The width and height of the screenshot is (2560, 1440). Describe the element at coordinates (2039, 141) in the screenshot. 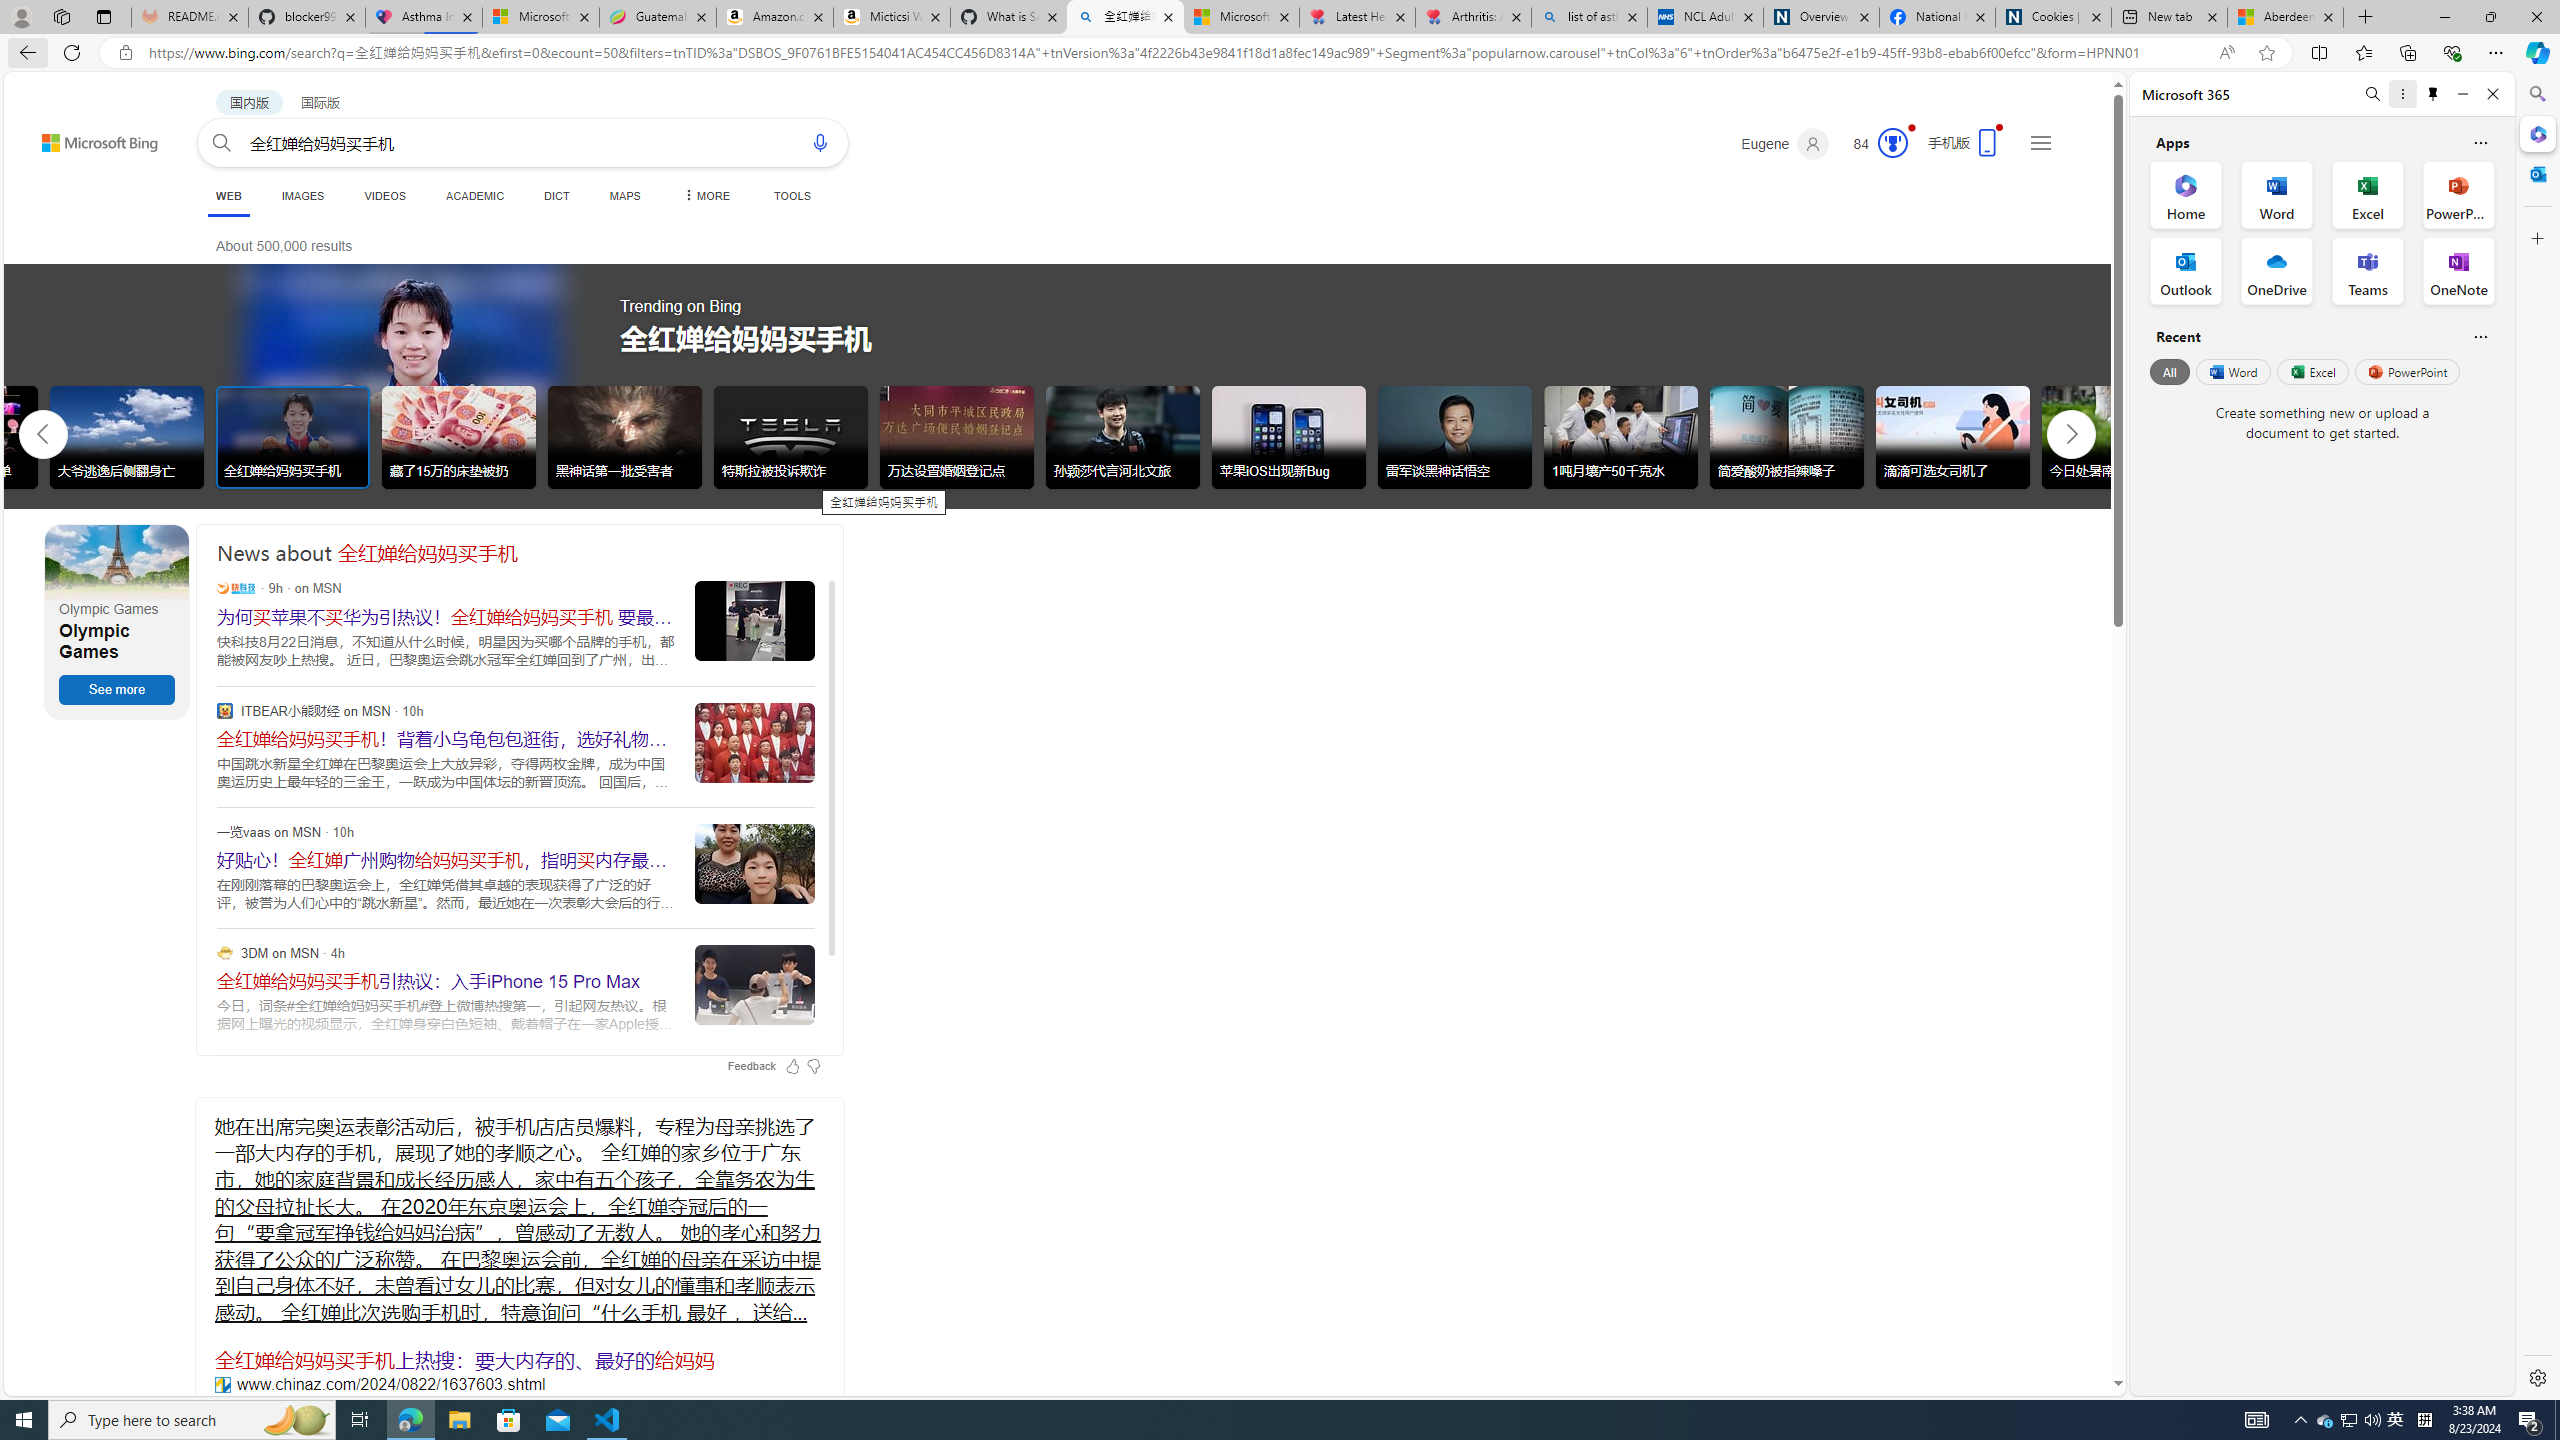

I see `'Settings and quick links'` at that location.